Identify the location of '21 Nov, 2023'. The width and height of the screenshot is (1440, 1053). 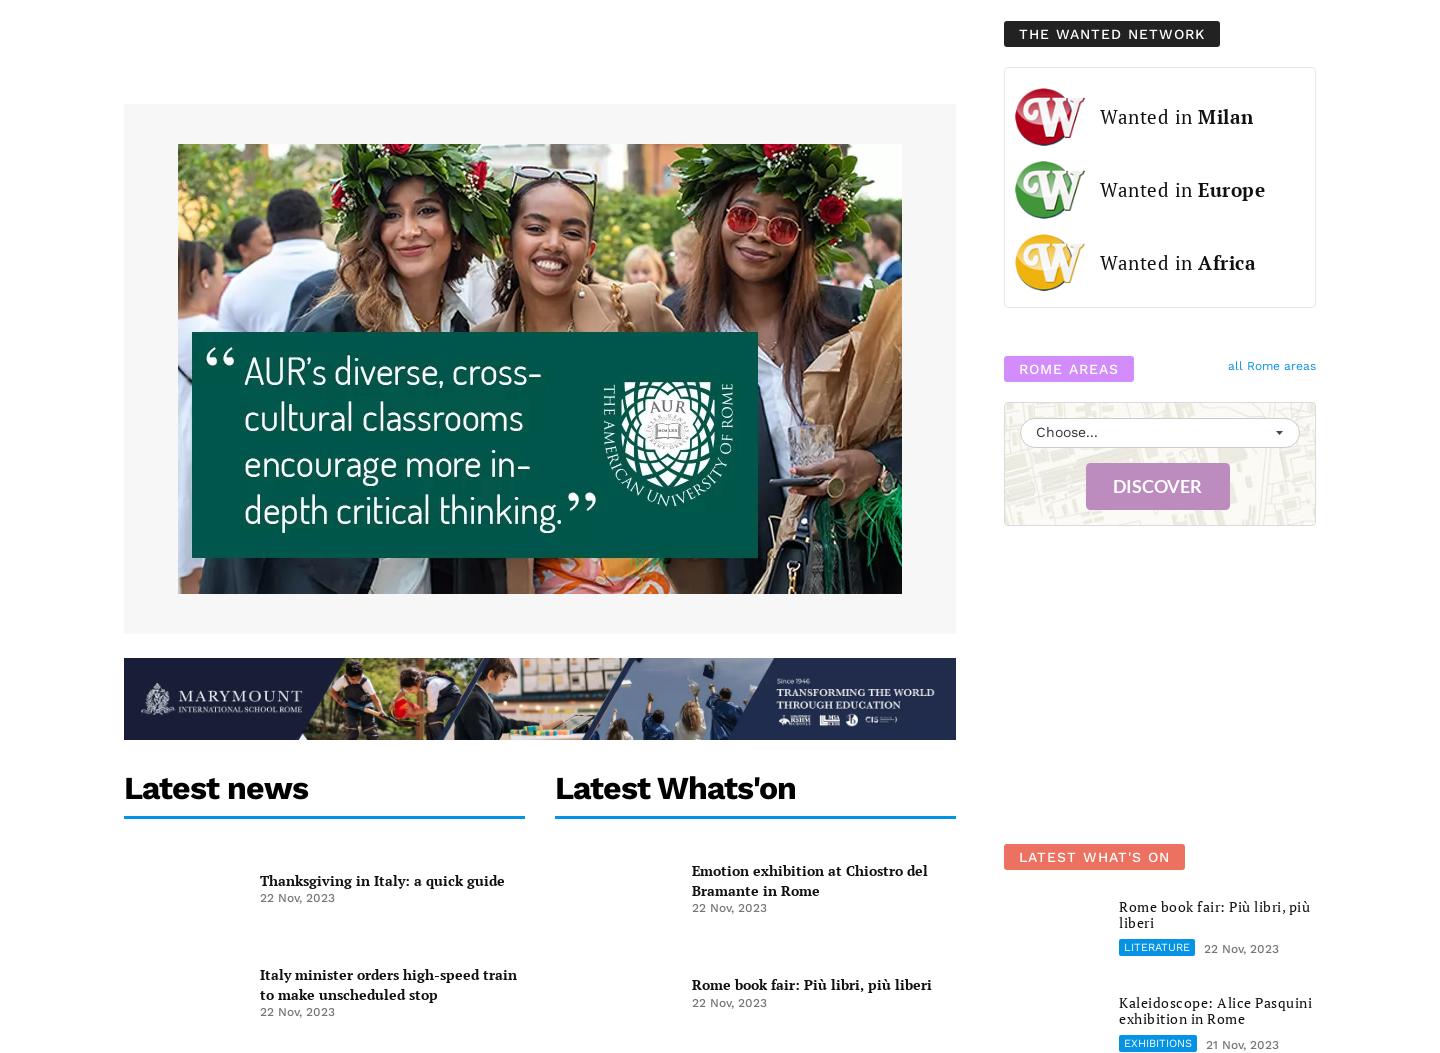
(1205, 1043).